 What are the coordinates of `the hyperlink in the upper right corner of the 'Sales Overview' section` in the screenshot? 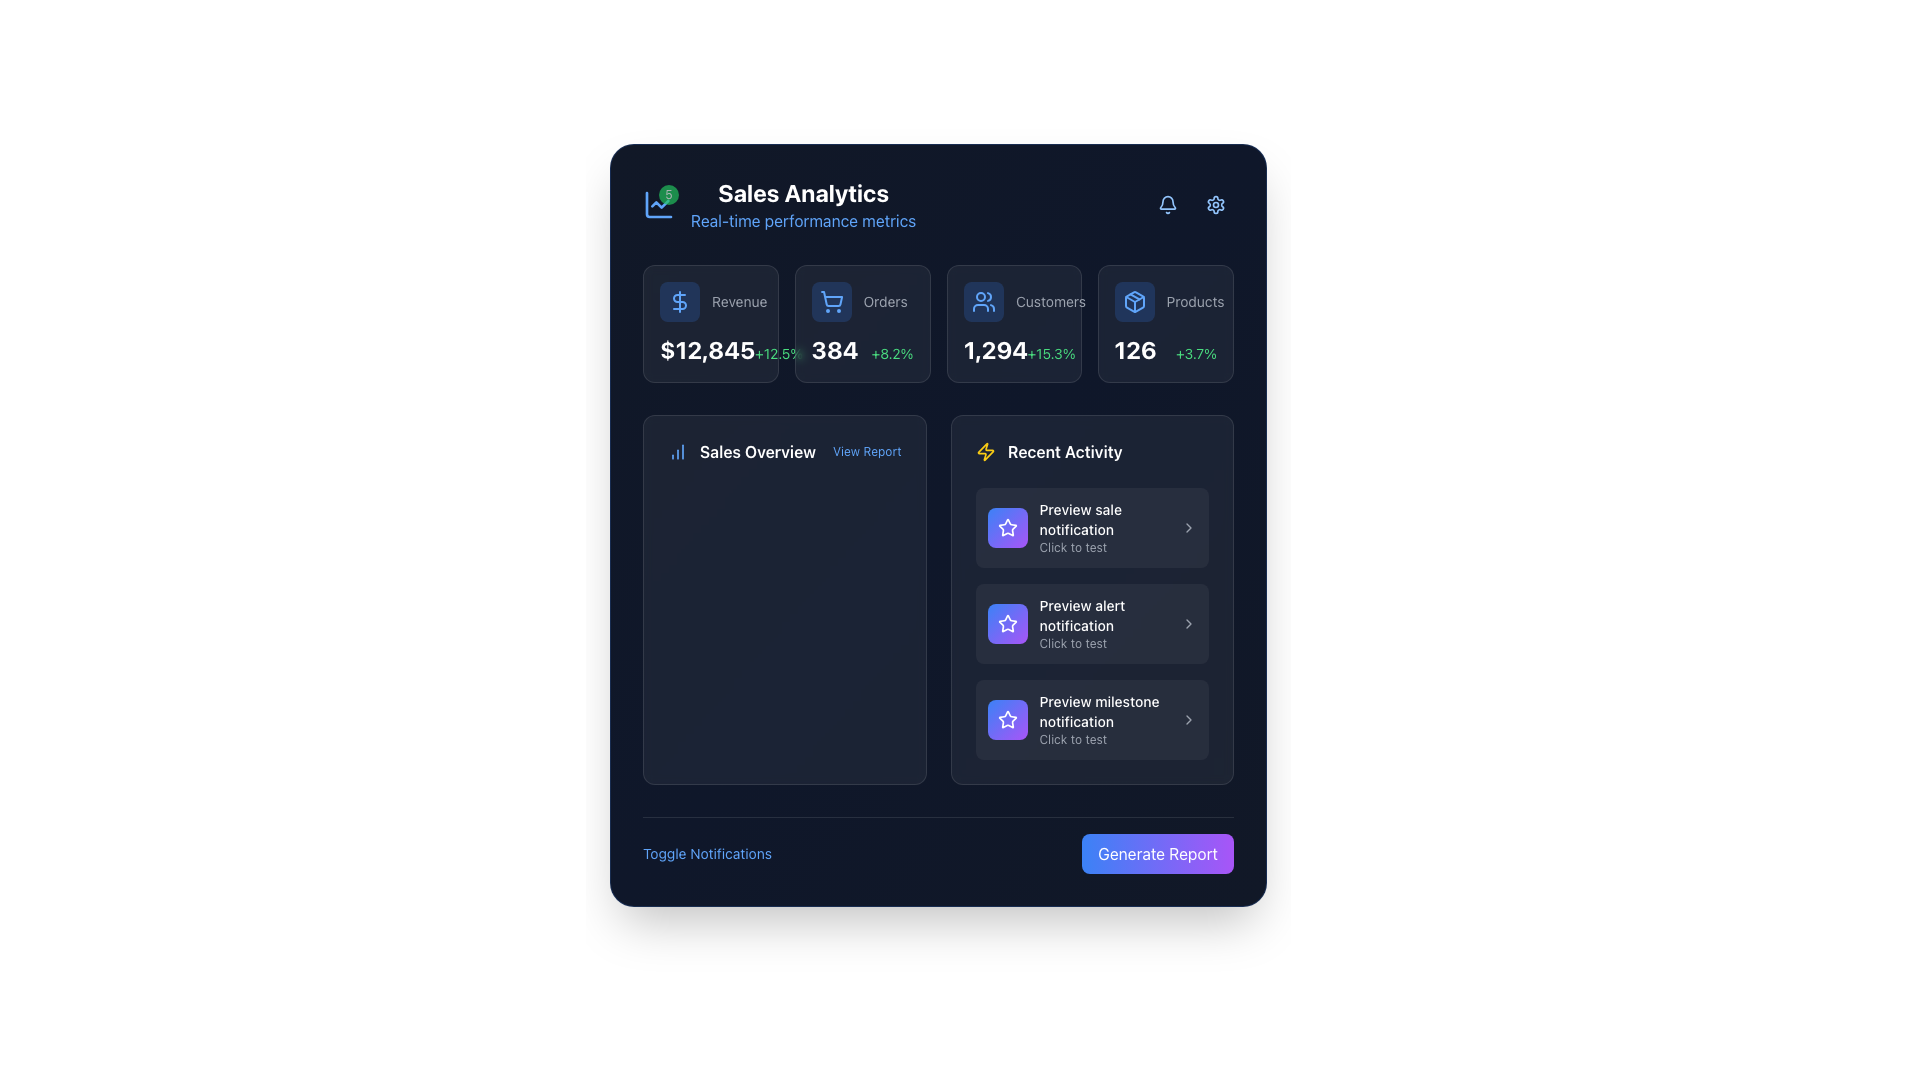 It's located at (867, 451).